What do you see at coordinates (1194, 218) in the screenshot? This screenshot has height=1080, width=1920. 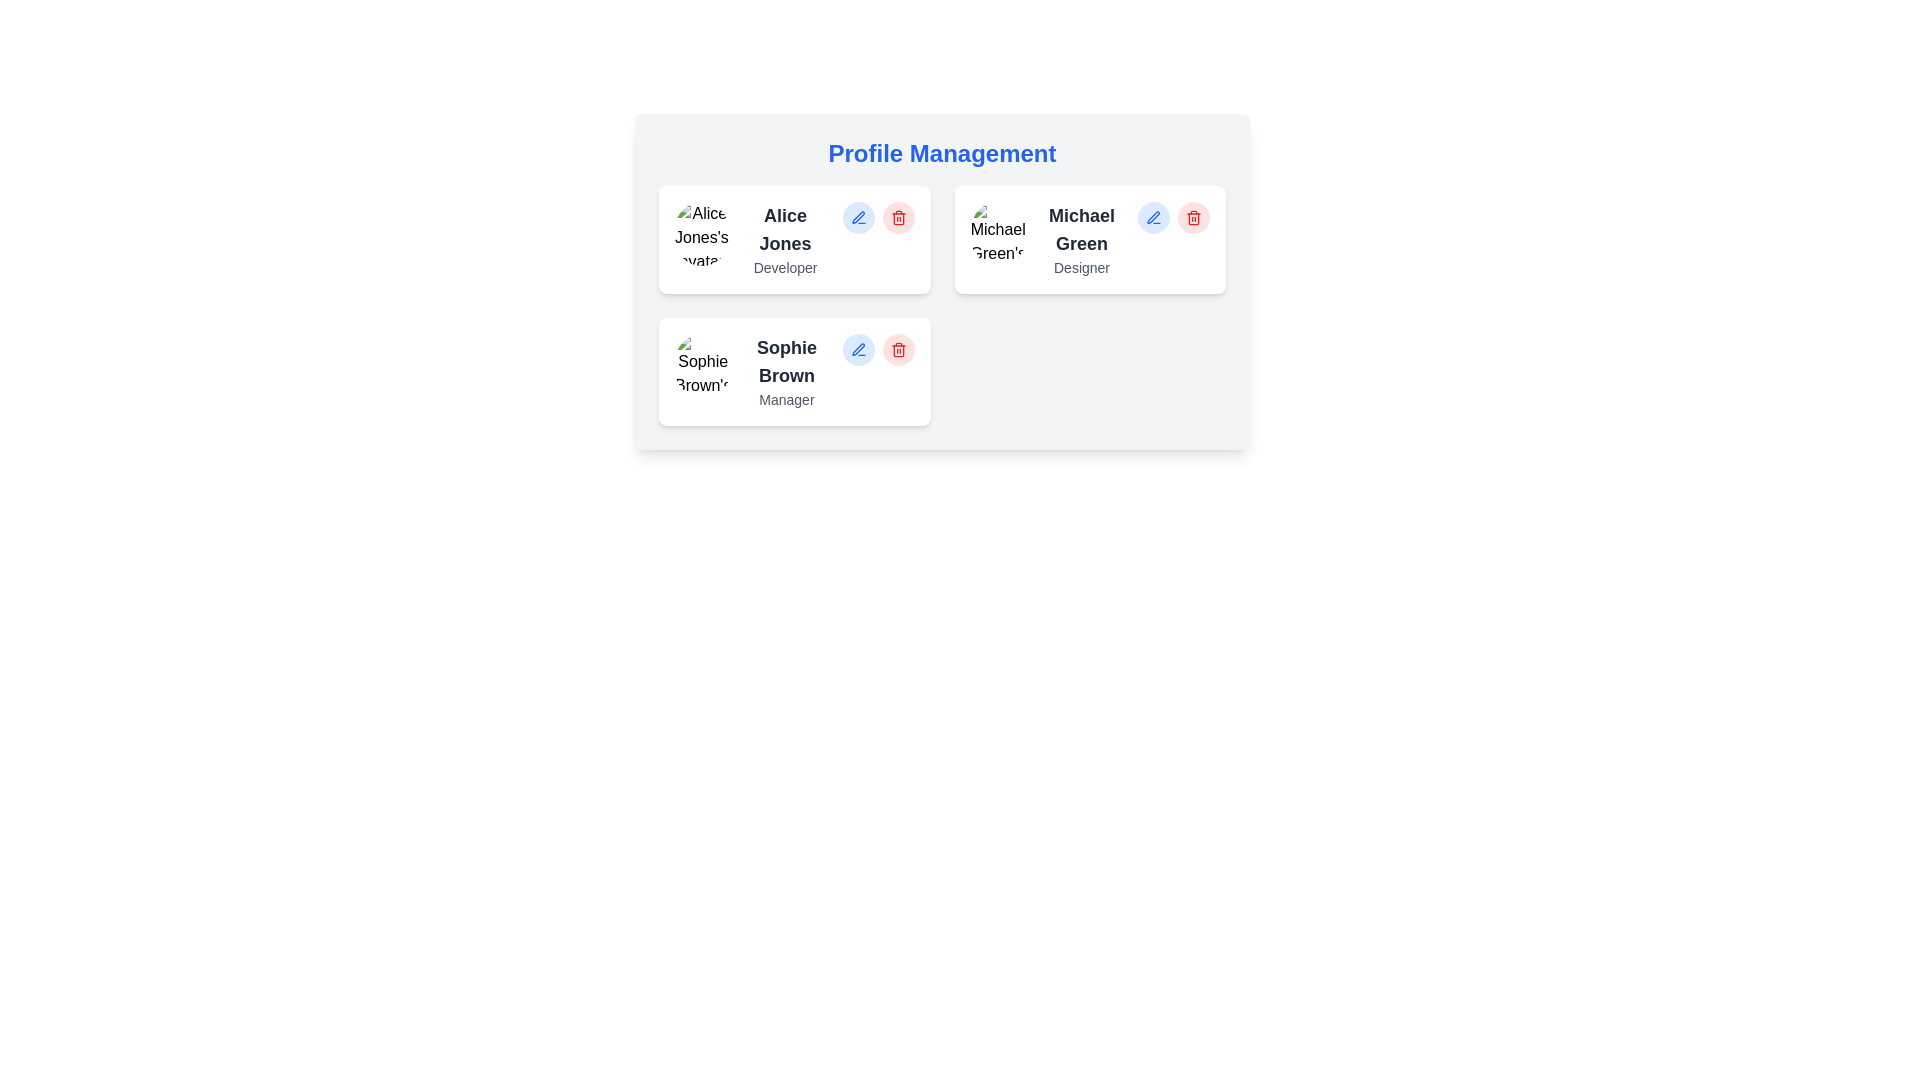 I see `the Icon button located in the top-right corner of the card for 'Michael Green'` at bounding box center [1194, 218].